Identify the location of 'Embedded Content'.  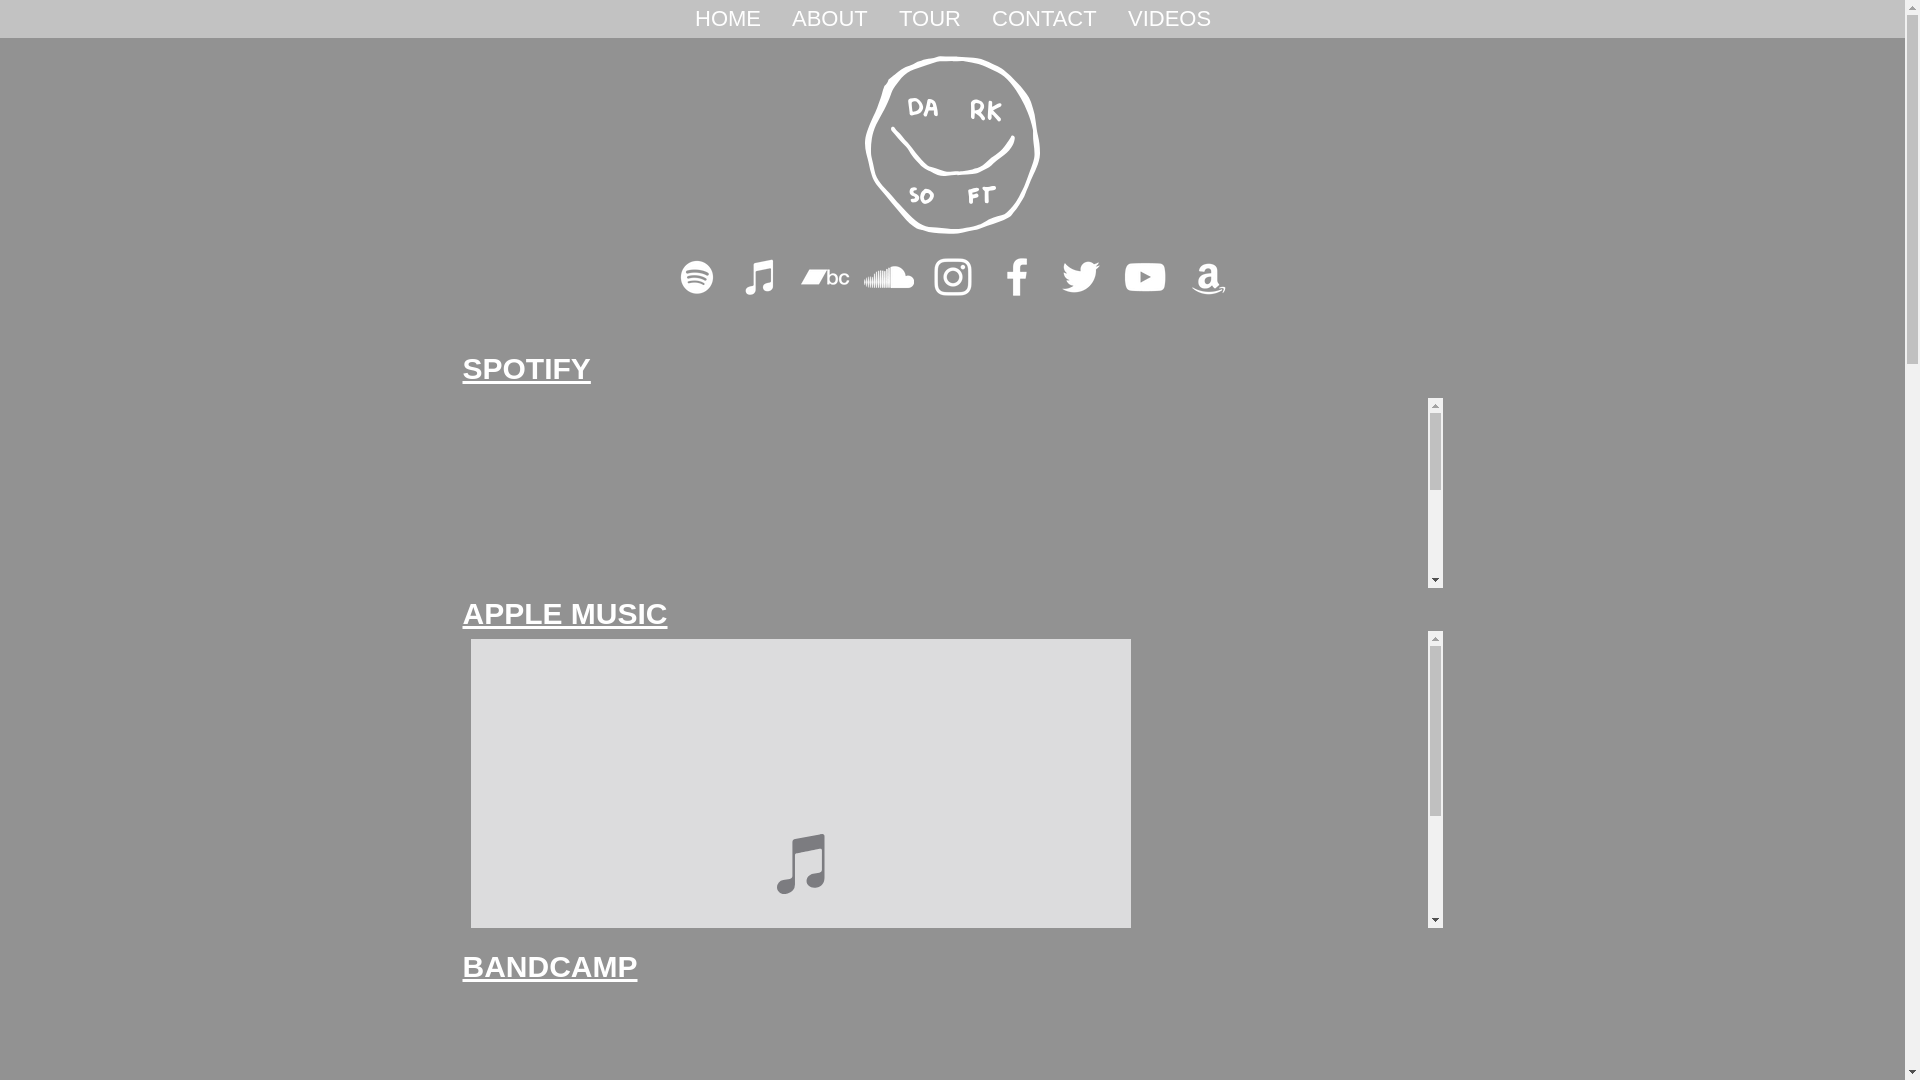
(950, 493).